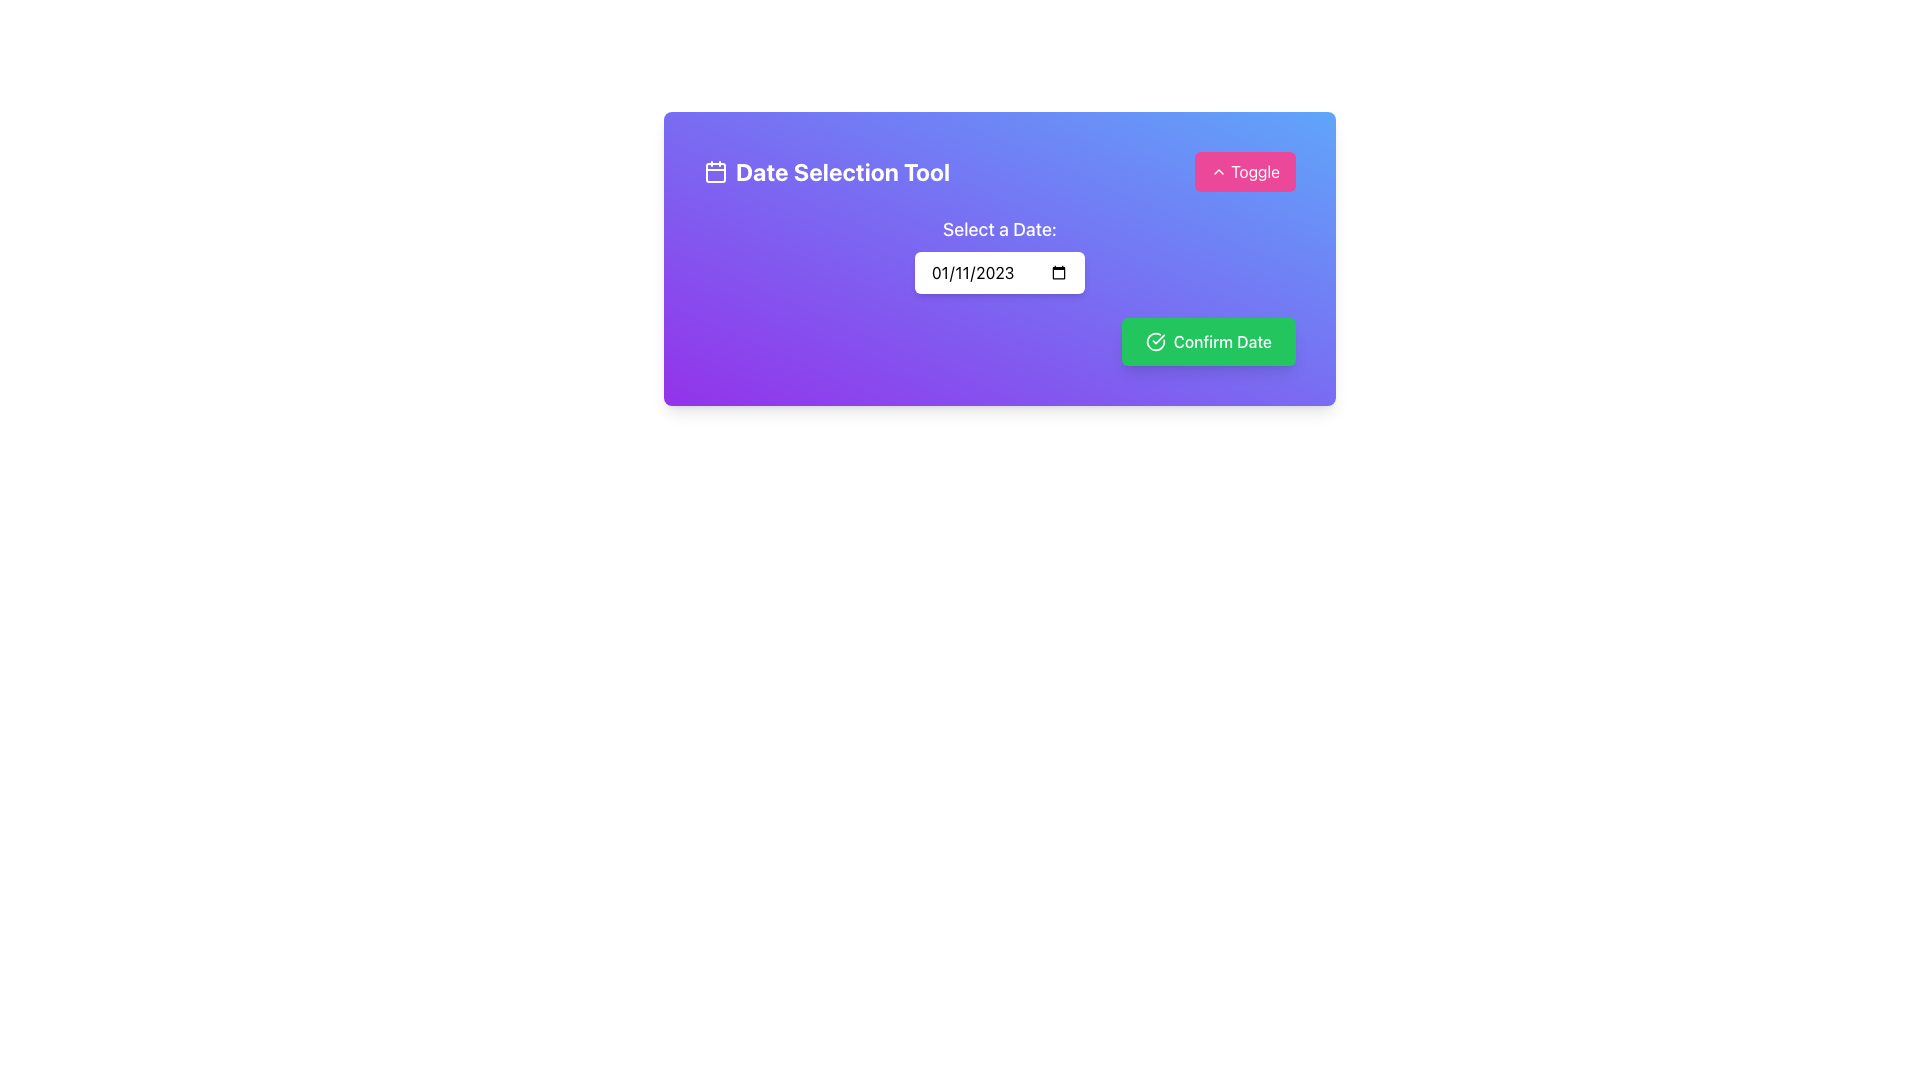 This screenshot has width=1920, height=1080. Describe the element at coordinates (1218, 171) in the screenshot. I see `the small, upward-pointing chevron icon located on the left side of the 'Toggle' button in the upper-right corner of the card interface` at that location.